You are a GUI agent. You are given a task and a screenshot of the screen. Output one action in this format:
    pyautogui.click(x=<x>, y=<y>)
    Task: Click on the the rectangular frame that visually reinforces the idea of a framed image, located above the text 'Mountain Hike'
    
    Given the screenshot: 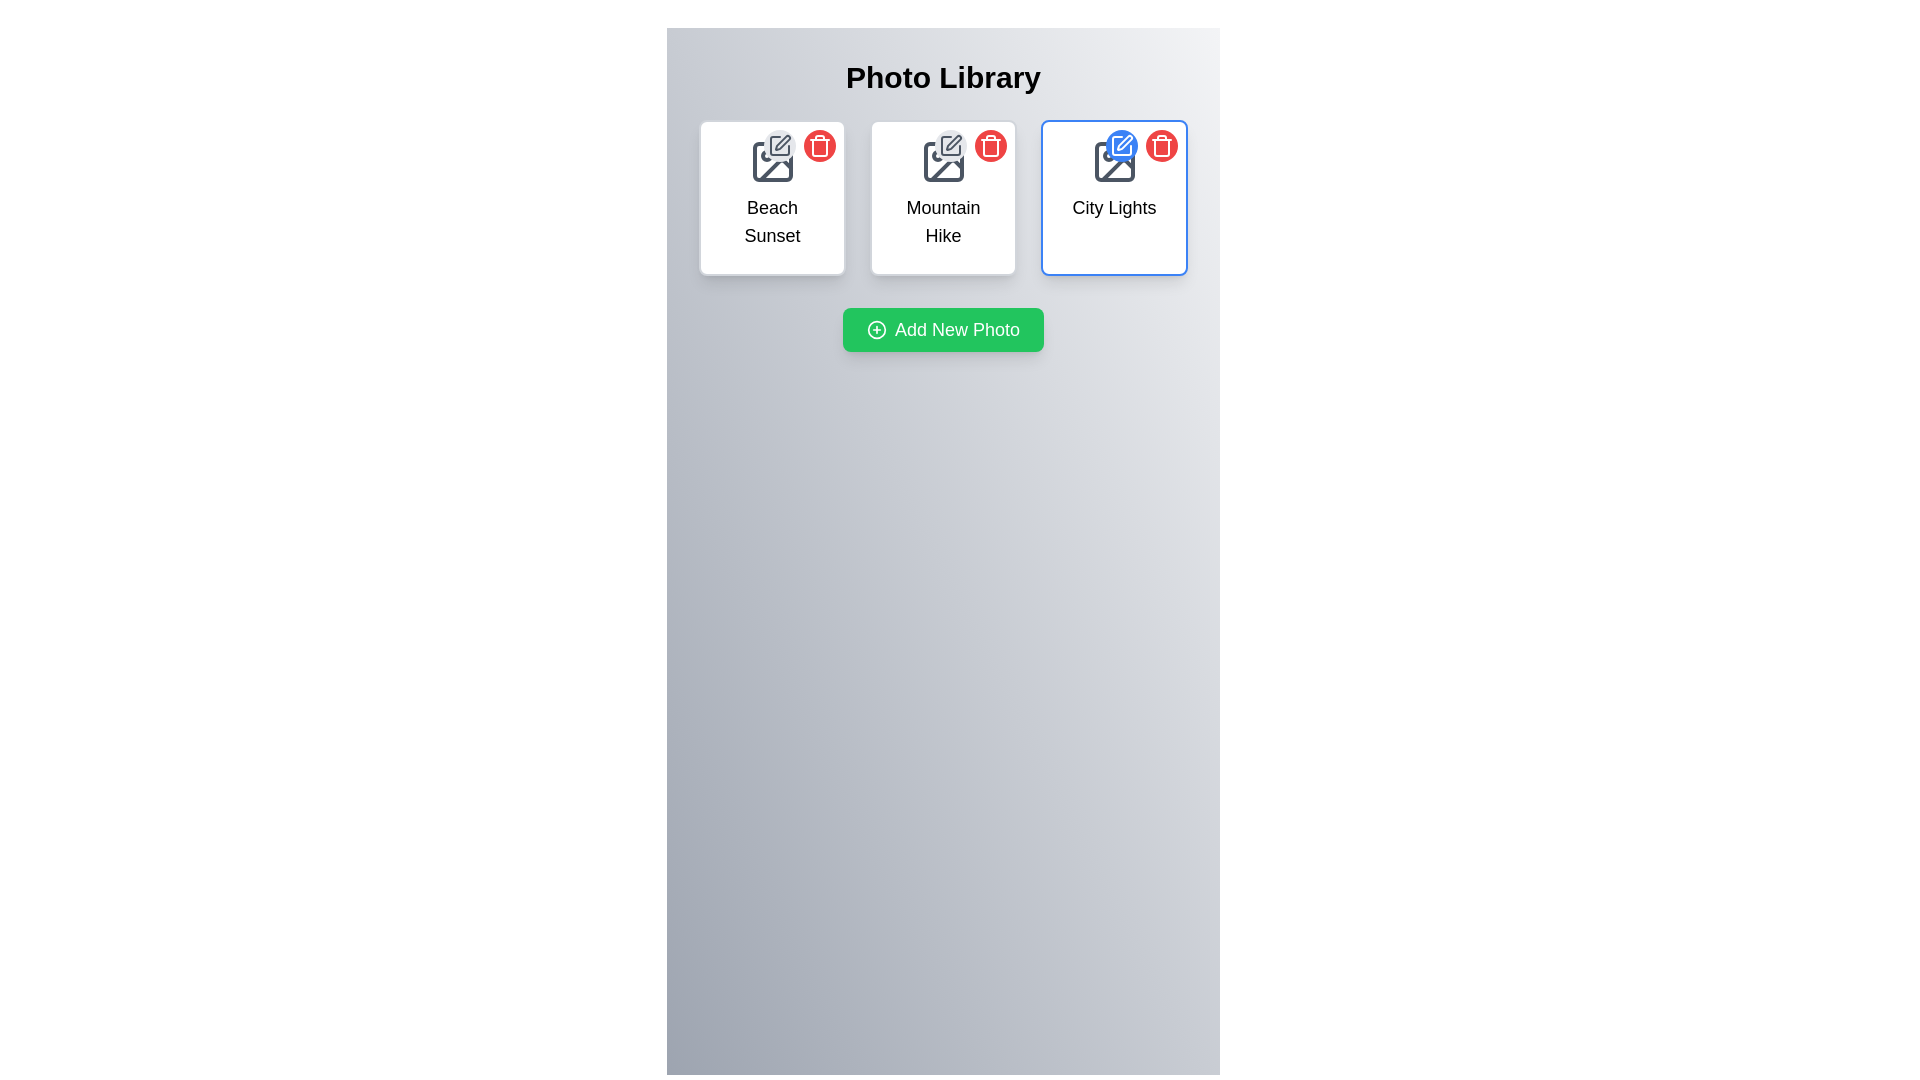 What is the action you would take?
    pyautogui.click(x=942, y=161)
    